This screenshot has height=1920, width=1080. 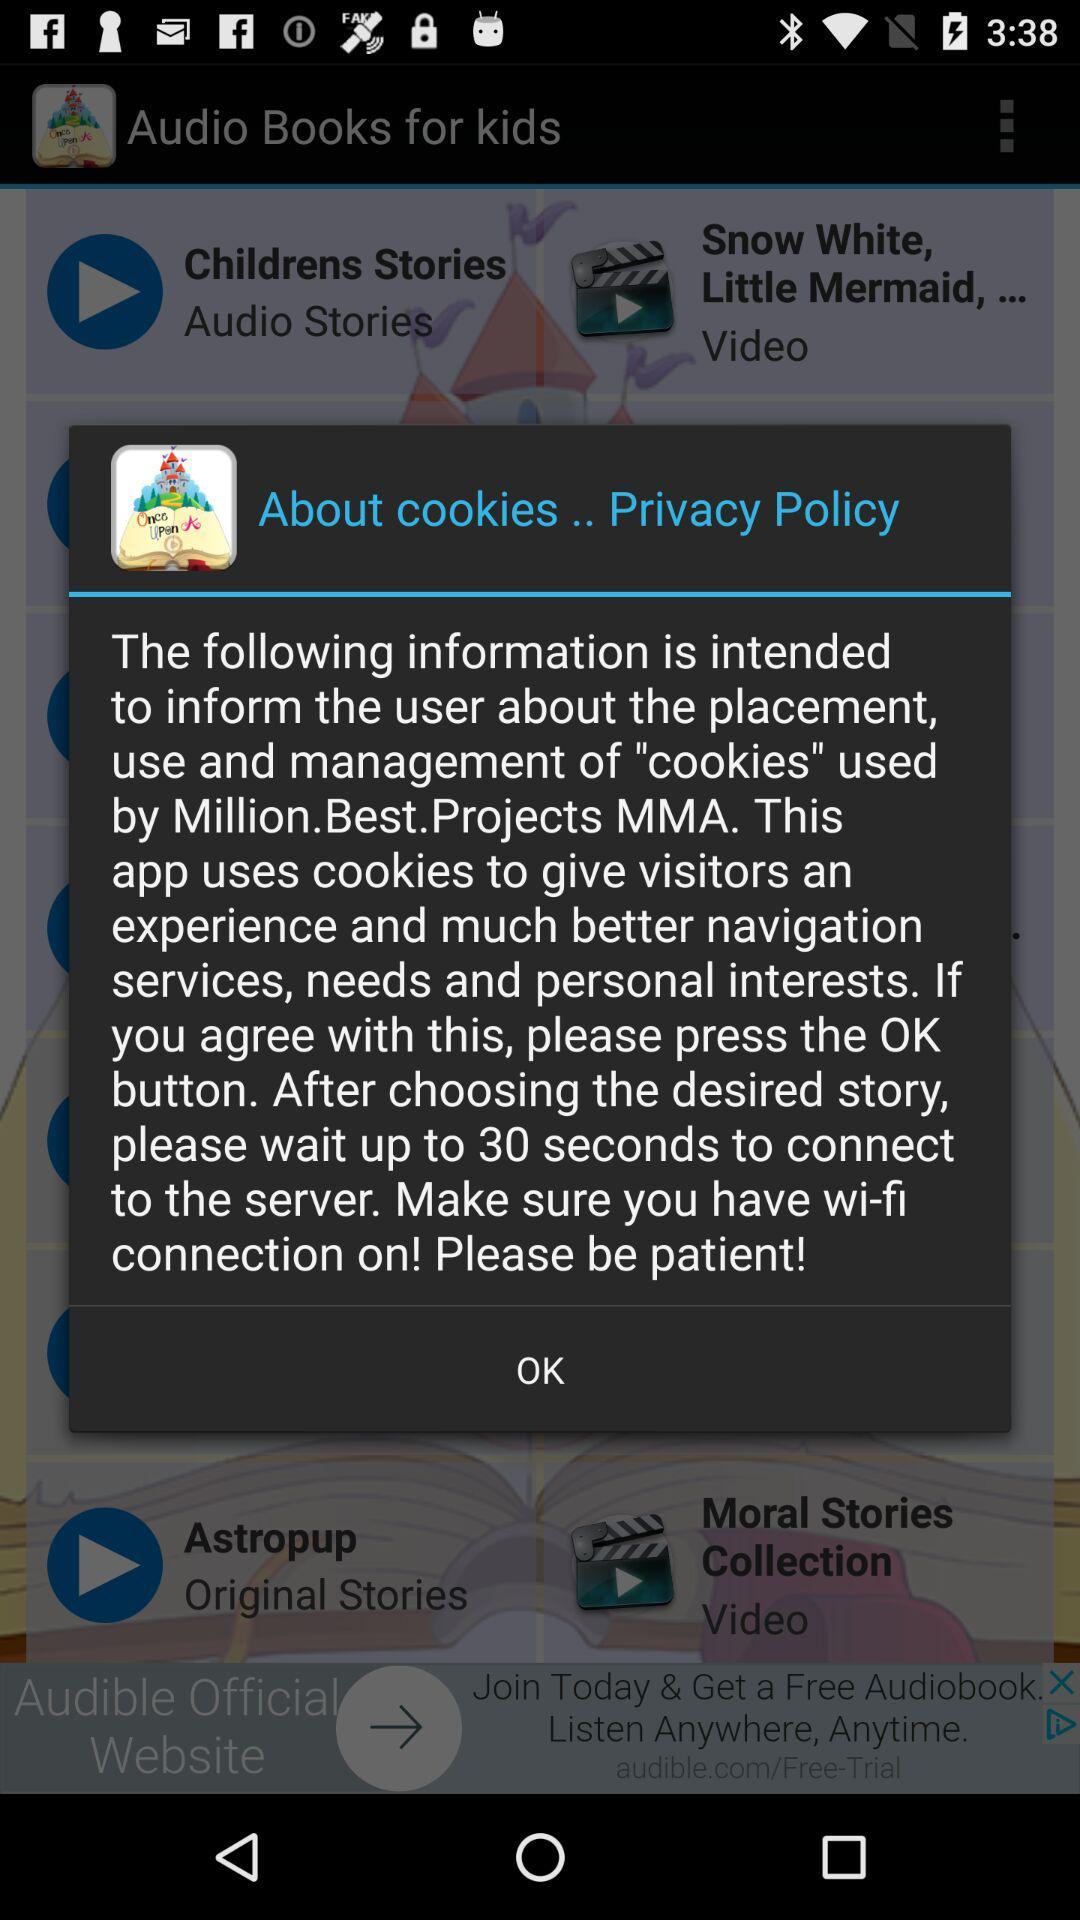 I want to click on ok, so click(x=540, y=1368).